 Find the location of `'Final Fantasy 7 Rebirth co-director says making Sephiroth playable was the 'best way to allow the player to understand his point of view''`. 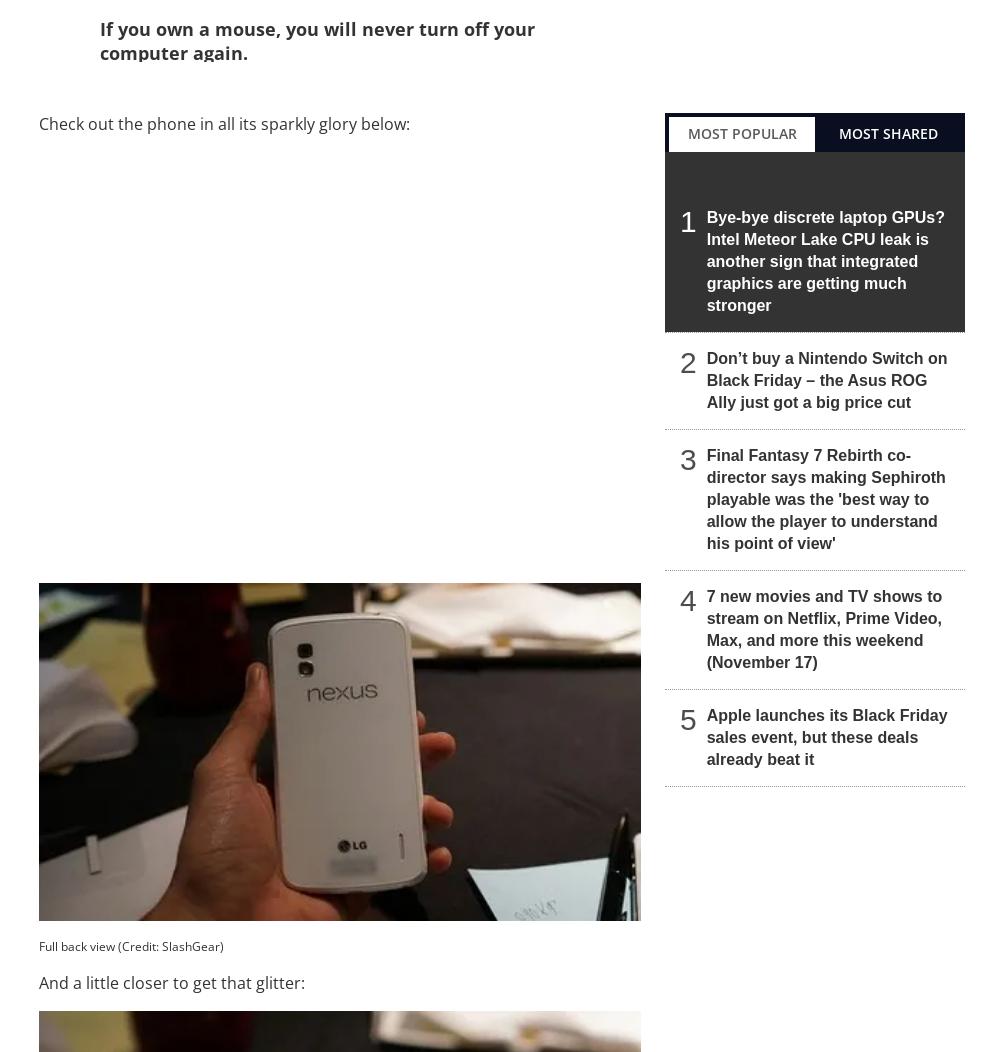

'Final Fantasy 7 Rebirth co-director says making Sephiroth playable was the 'best way to allow the player to understand his point of view'' is located at coordinates (824, 497).